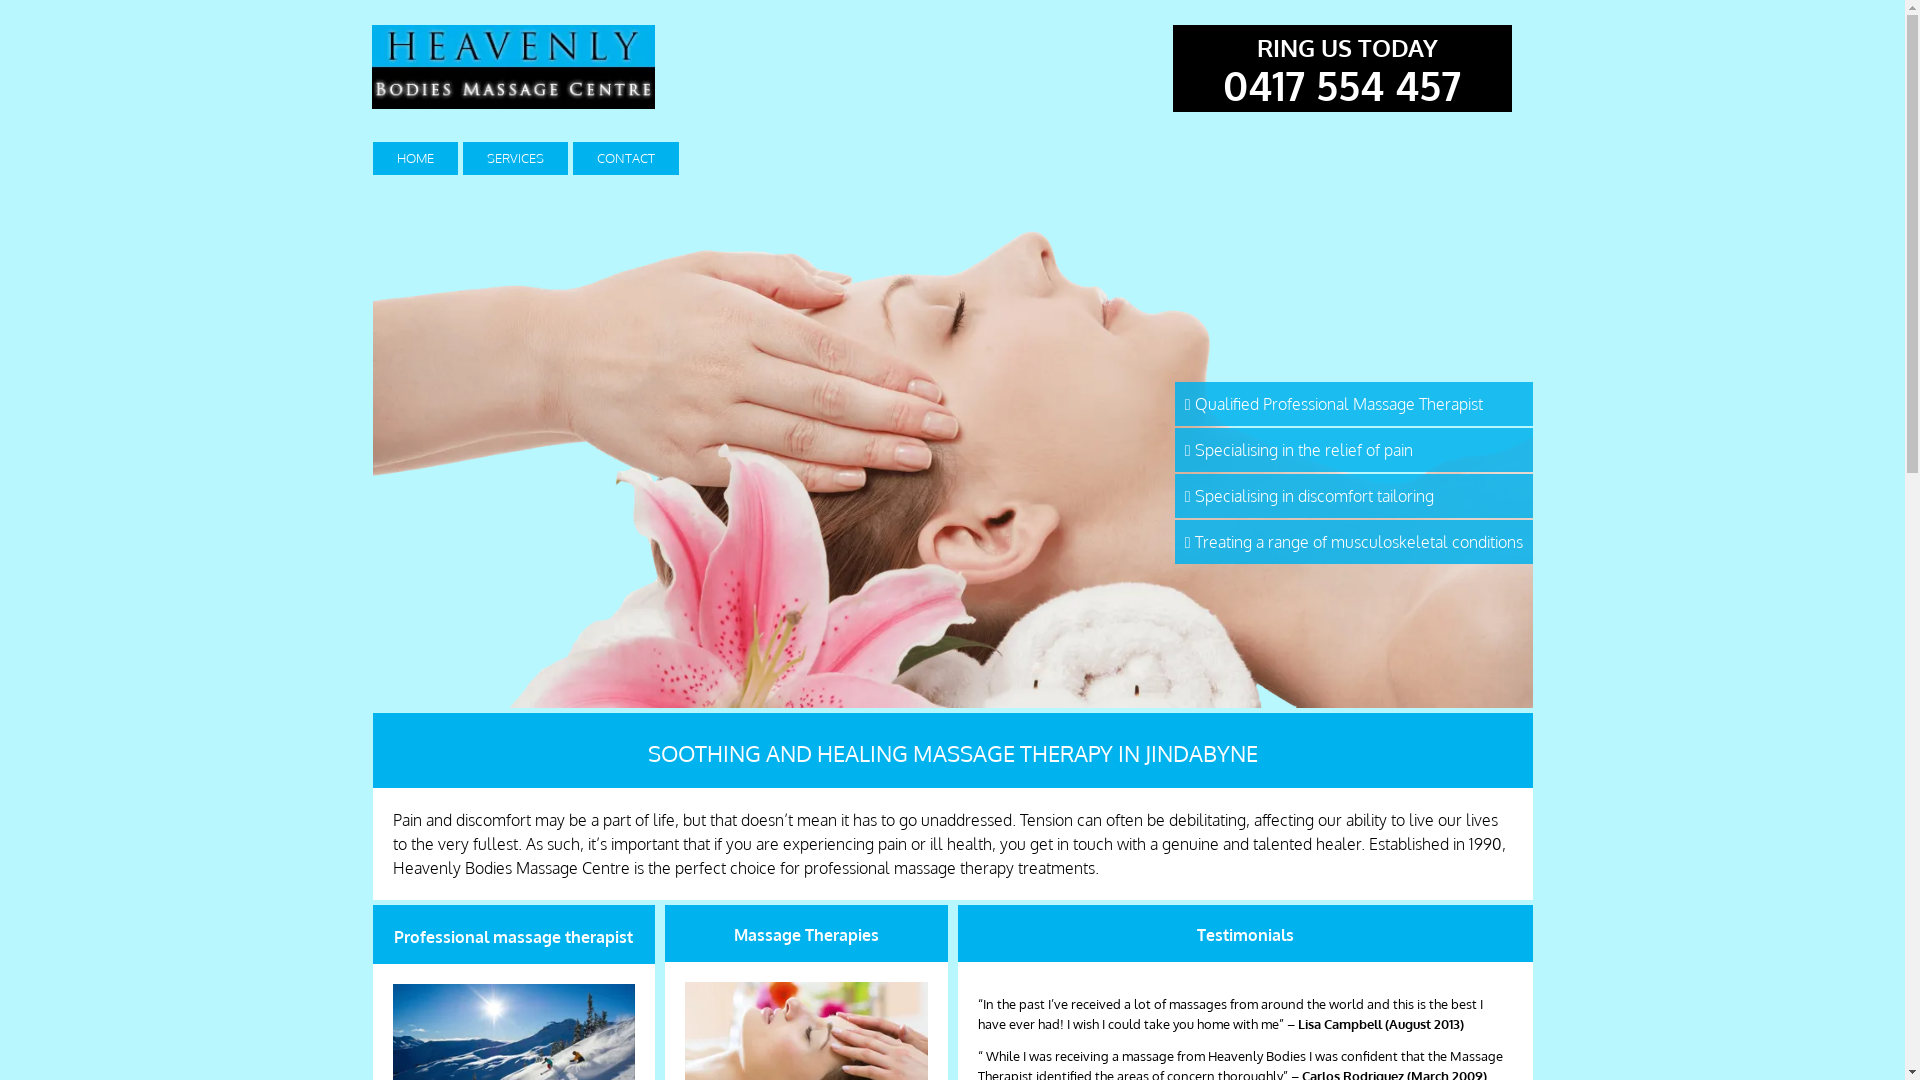 The image size is (1920, 1080). Describe the element at coordinates (1222, 90) in the screenshot. I see `'0417 554 457'` at that location.